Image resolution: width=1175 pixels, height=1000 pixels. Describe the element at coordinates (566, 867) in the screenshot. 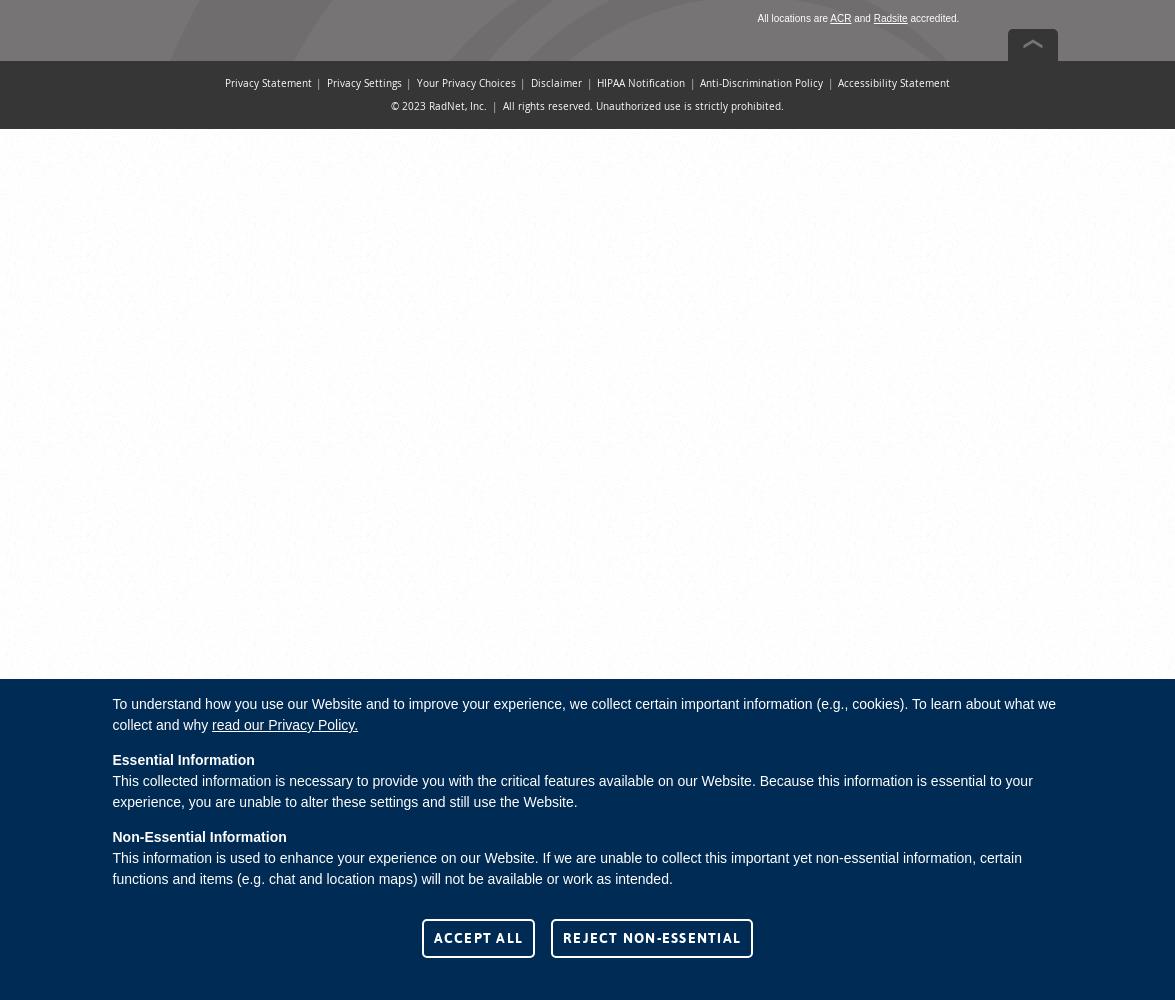

I see `'This information is used to enhance your experience on our Website. If we are unable to collect this important yet non-essential information, certain functions and items (e.g. chat and location maps) will not be available or work as intended.'` at that location.